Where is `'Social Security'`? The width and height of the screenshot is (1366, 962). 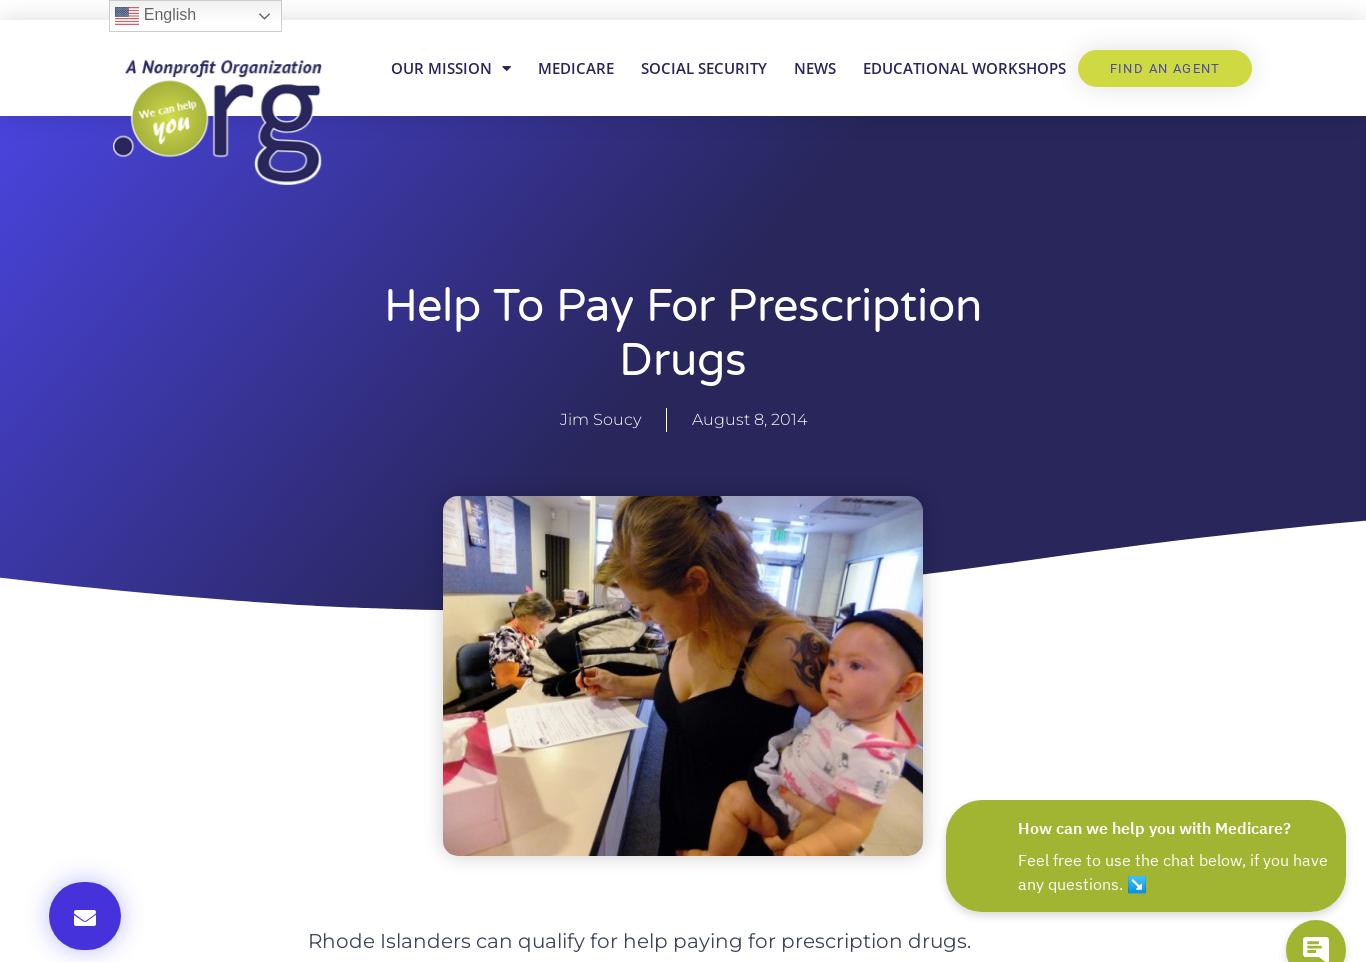
'Social Security' is located at coordinates (702, 68).